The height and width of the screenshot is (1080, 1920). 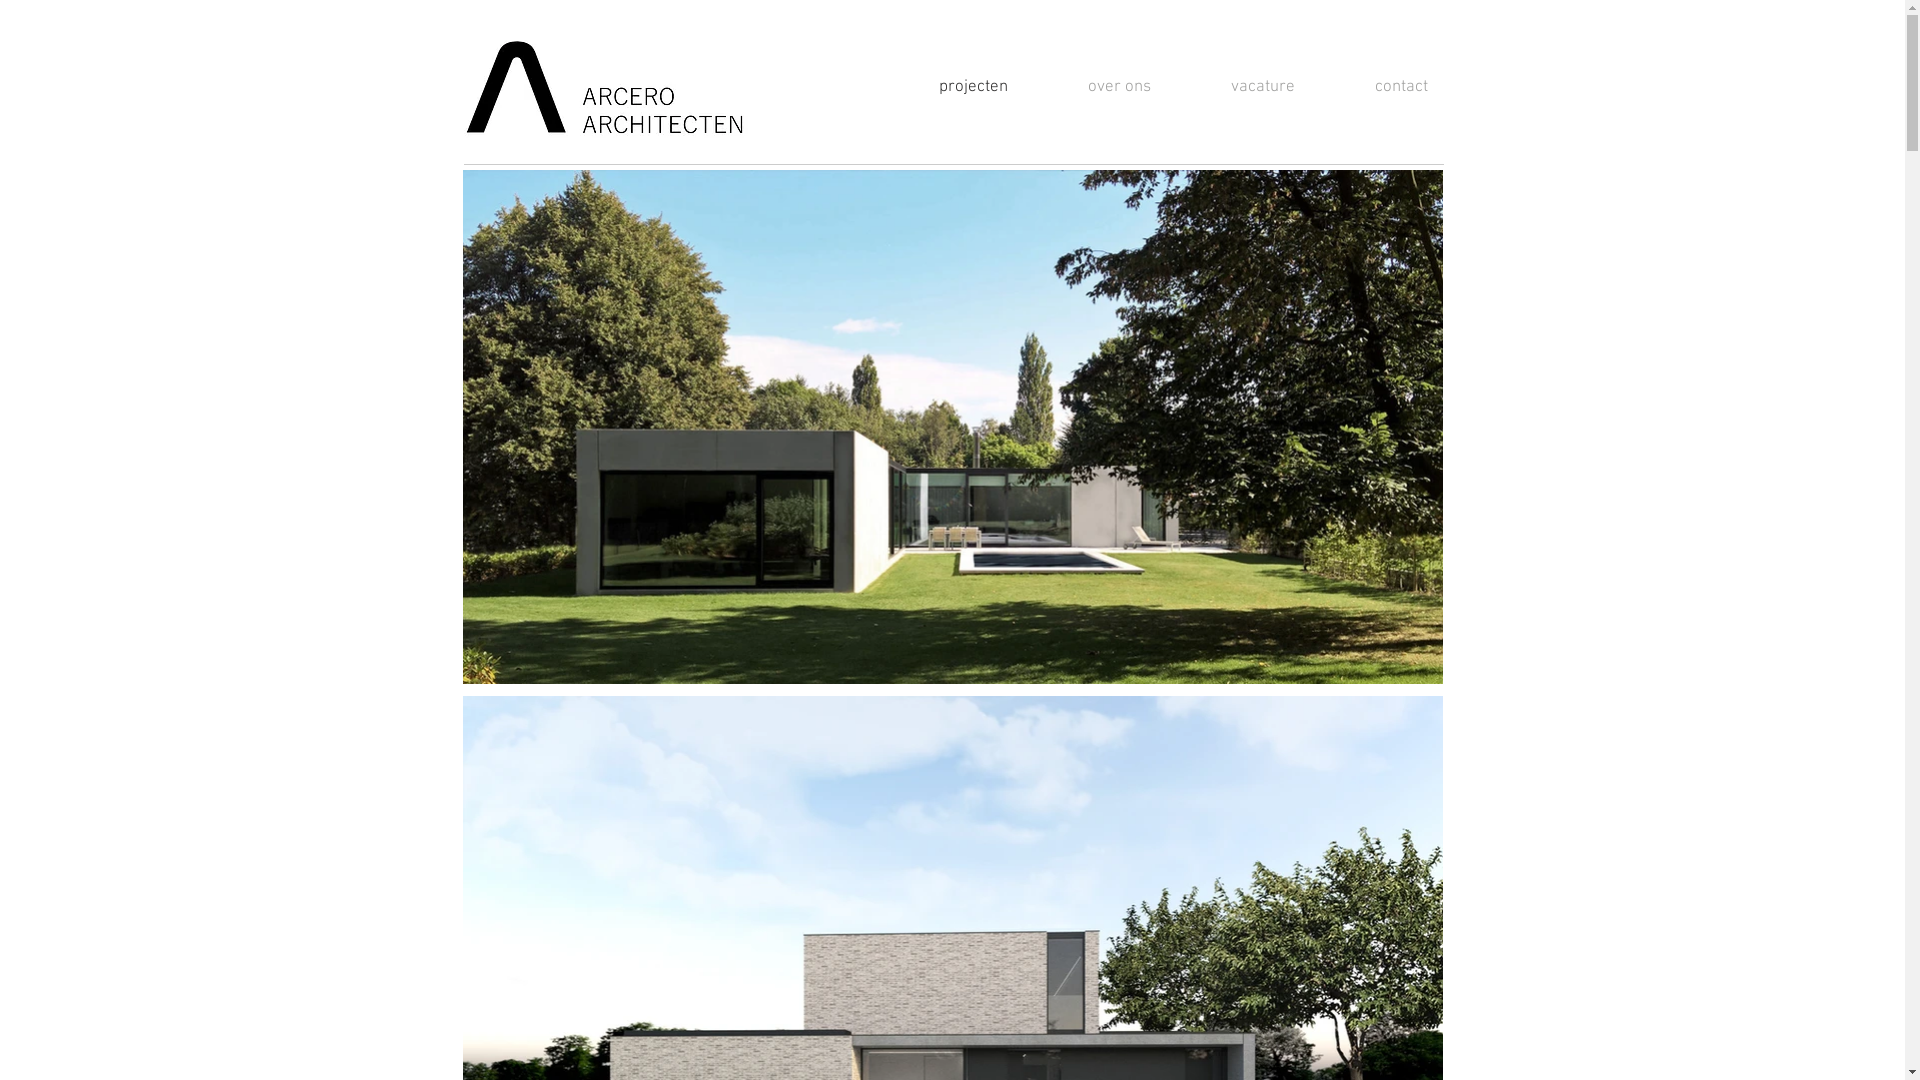 I want to click on 'vacature', so click(x=1166, y=86).